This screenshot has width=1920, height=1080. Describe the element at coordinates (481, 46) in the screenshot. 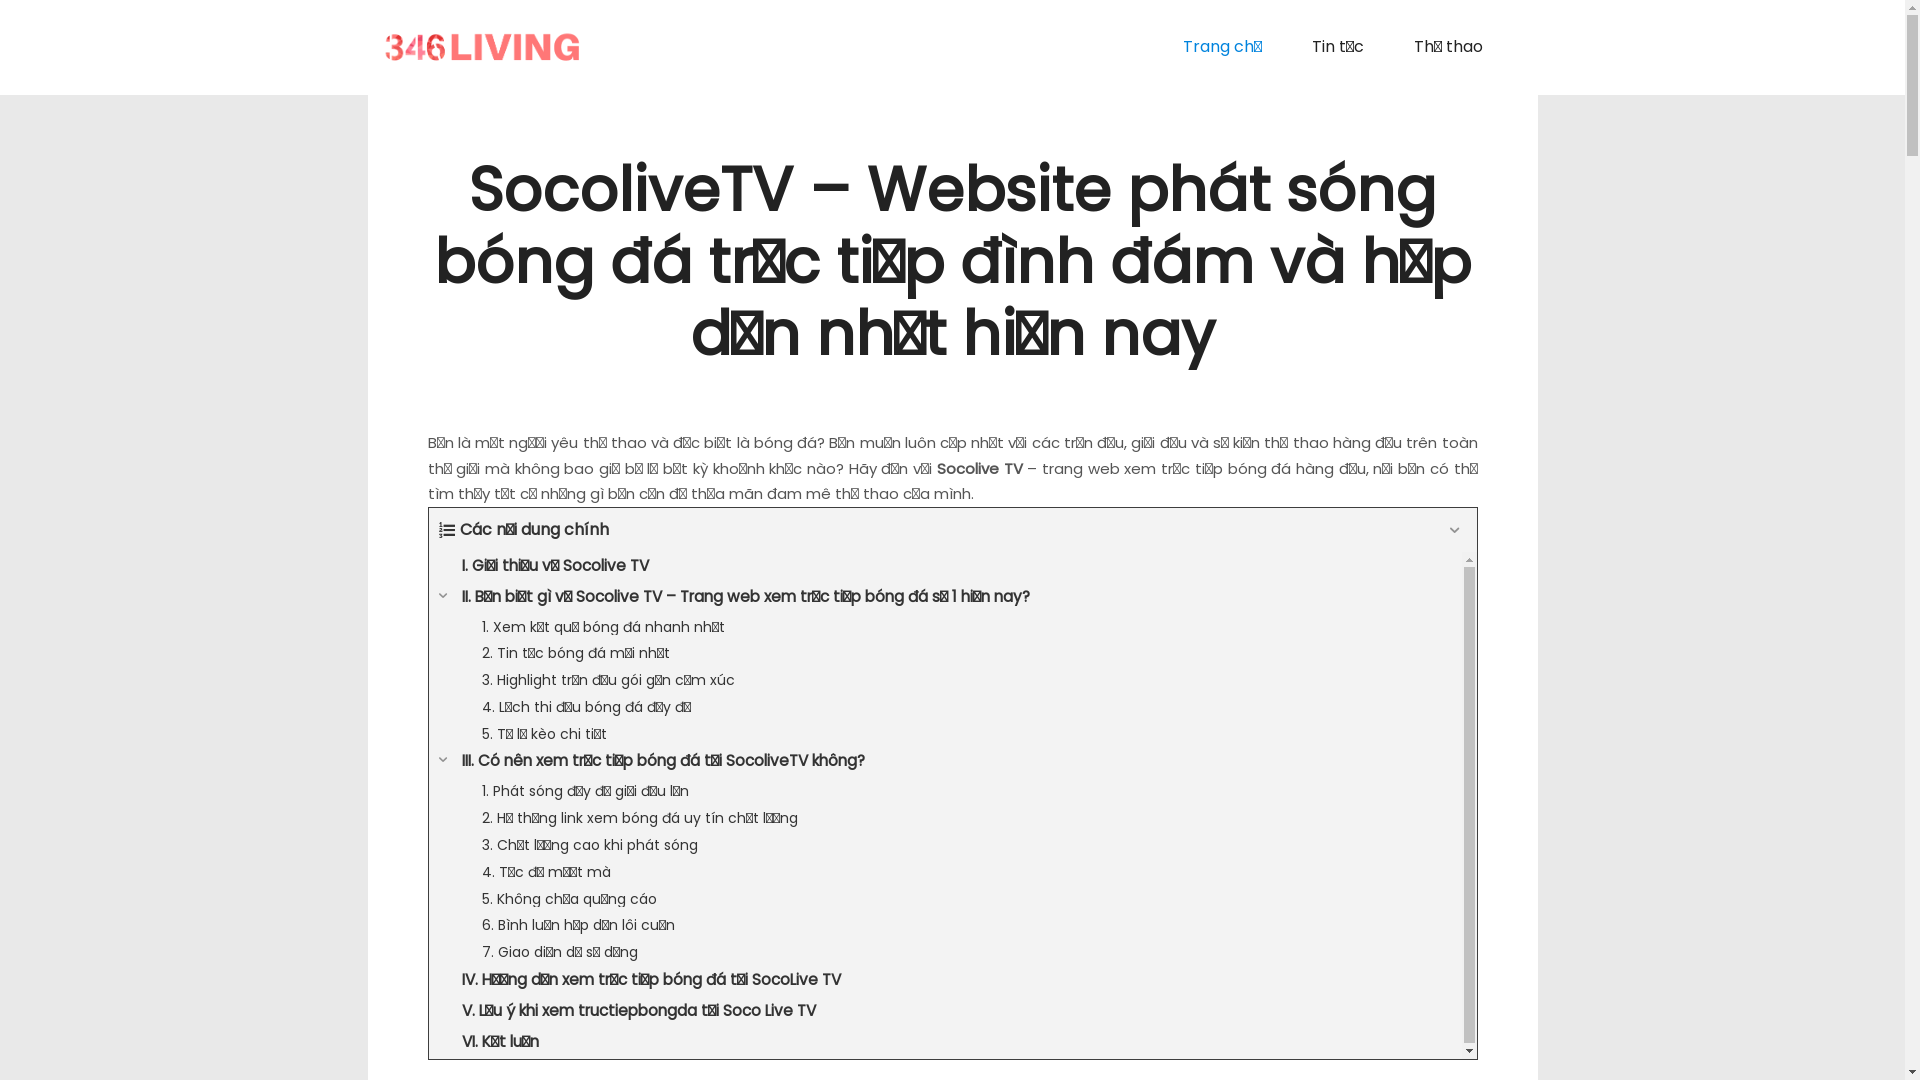

I see `'My Blog'` at that location.